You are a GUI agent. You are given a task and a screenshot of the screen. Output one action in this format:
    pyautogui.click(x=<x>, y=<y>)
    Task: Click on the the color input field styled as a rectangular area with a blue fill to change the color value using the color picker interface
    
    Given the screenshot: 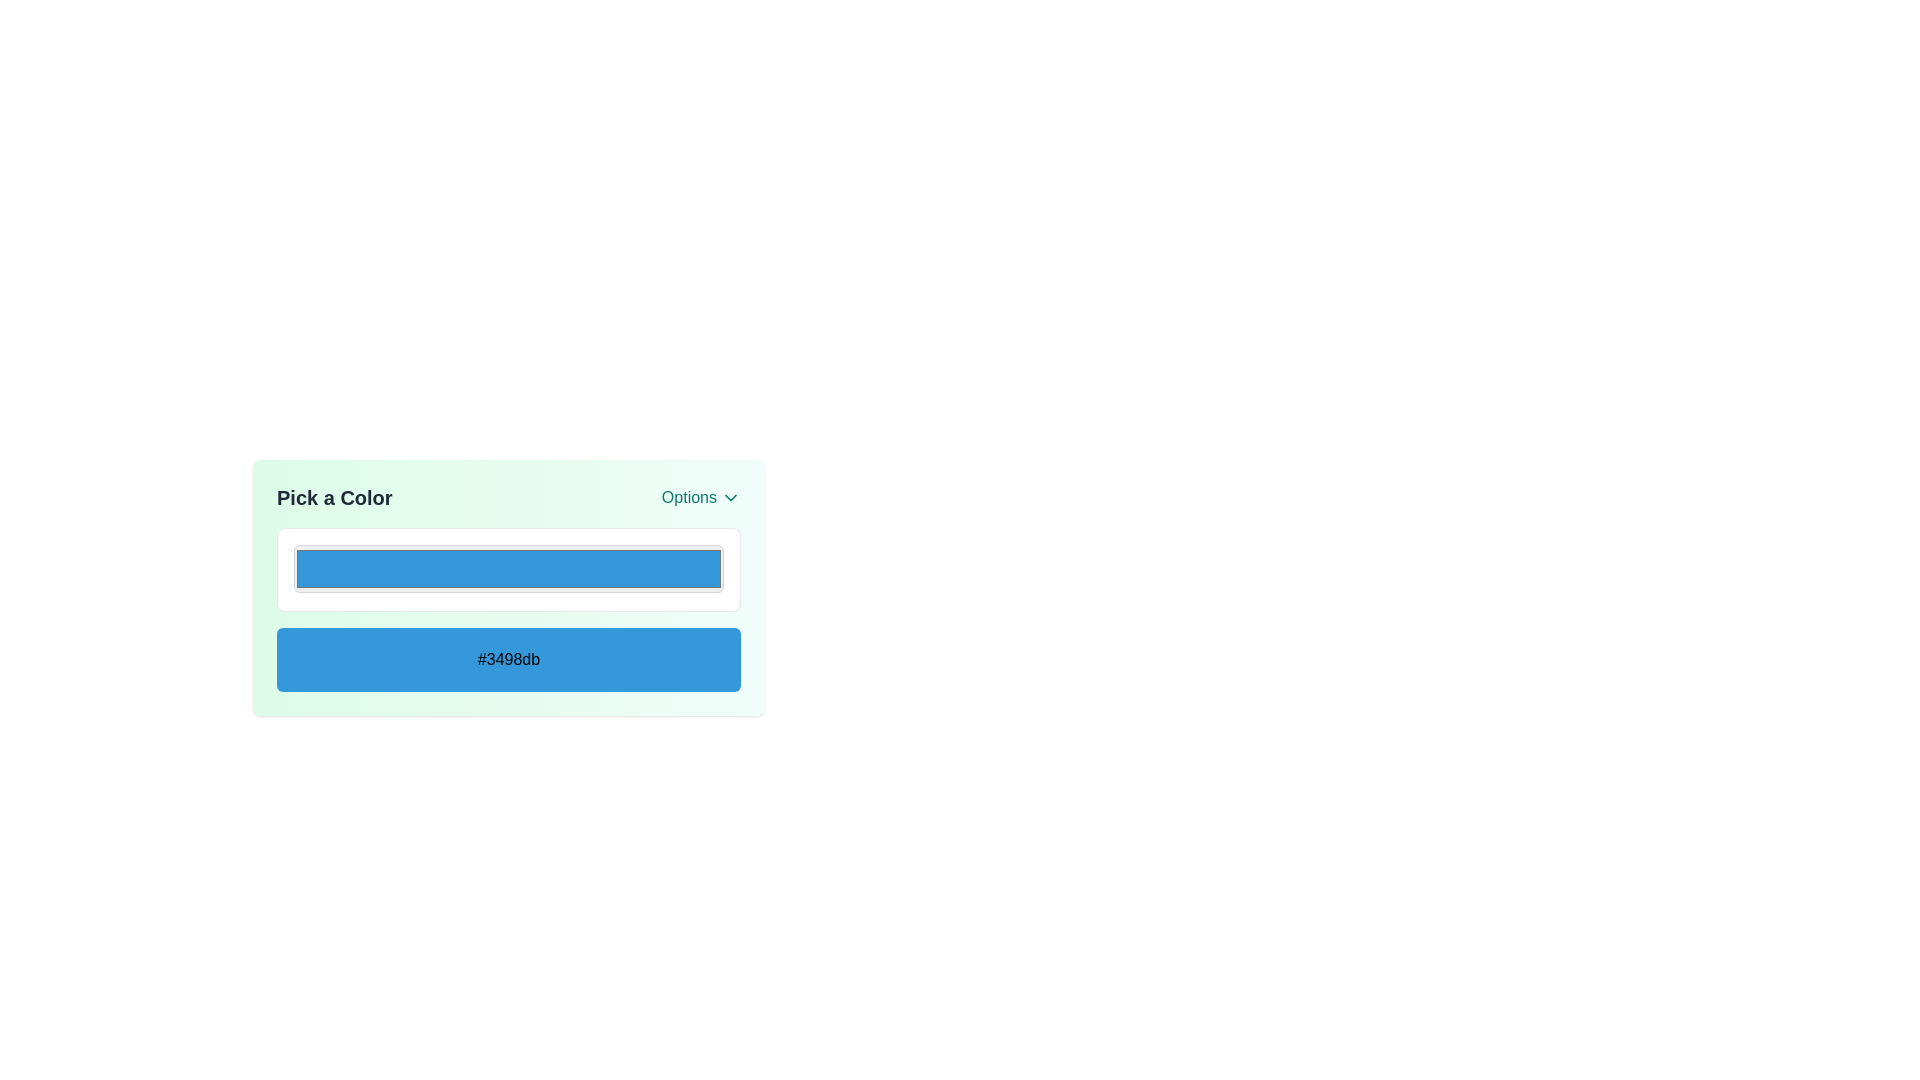 What is the action you would take?
    pyautogui.click(x=508, y=586)
    